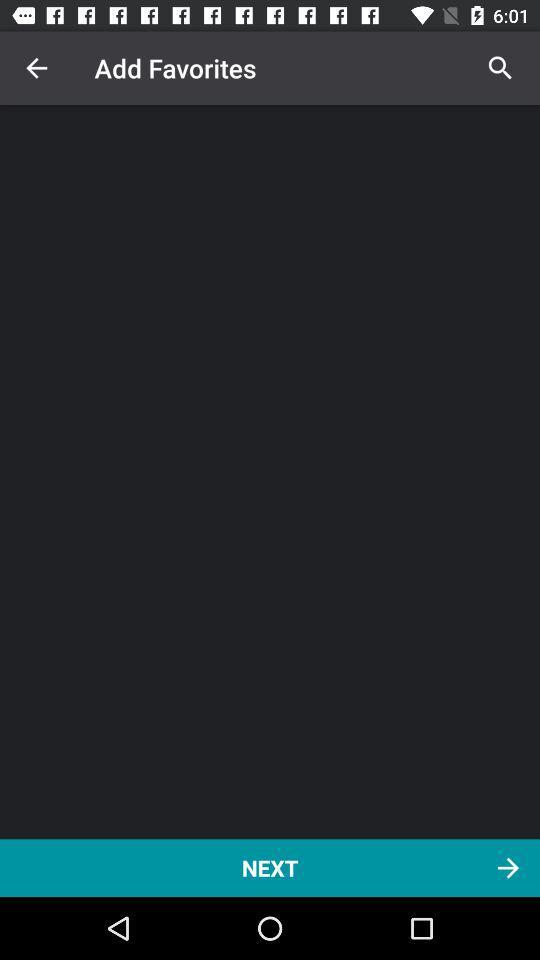 The width and height of the screenshot is (540, 960). I want to click on icon at the top right corner, so click(499, 68).